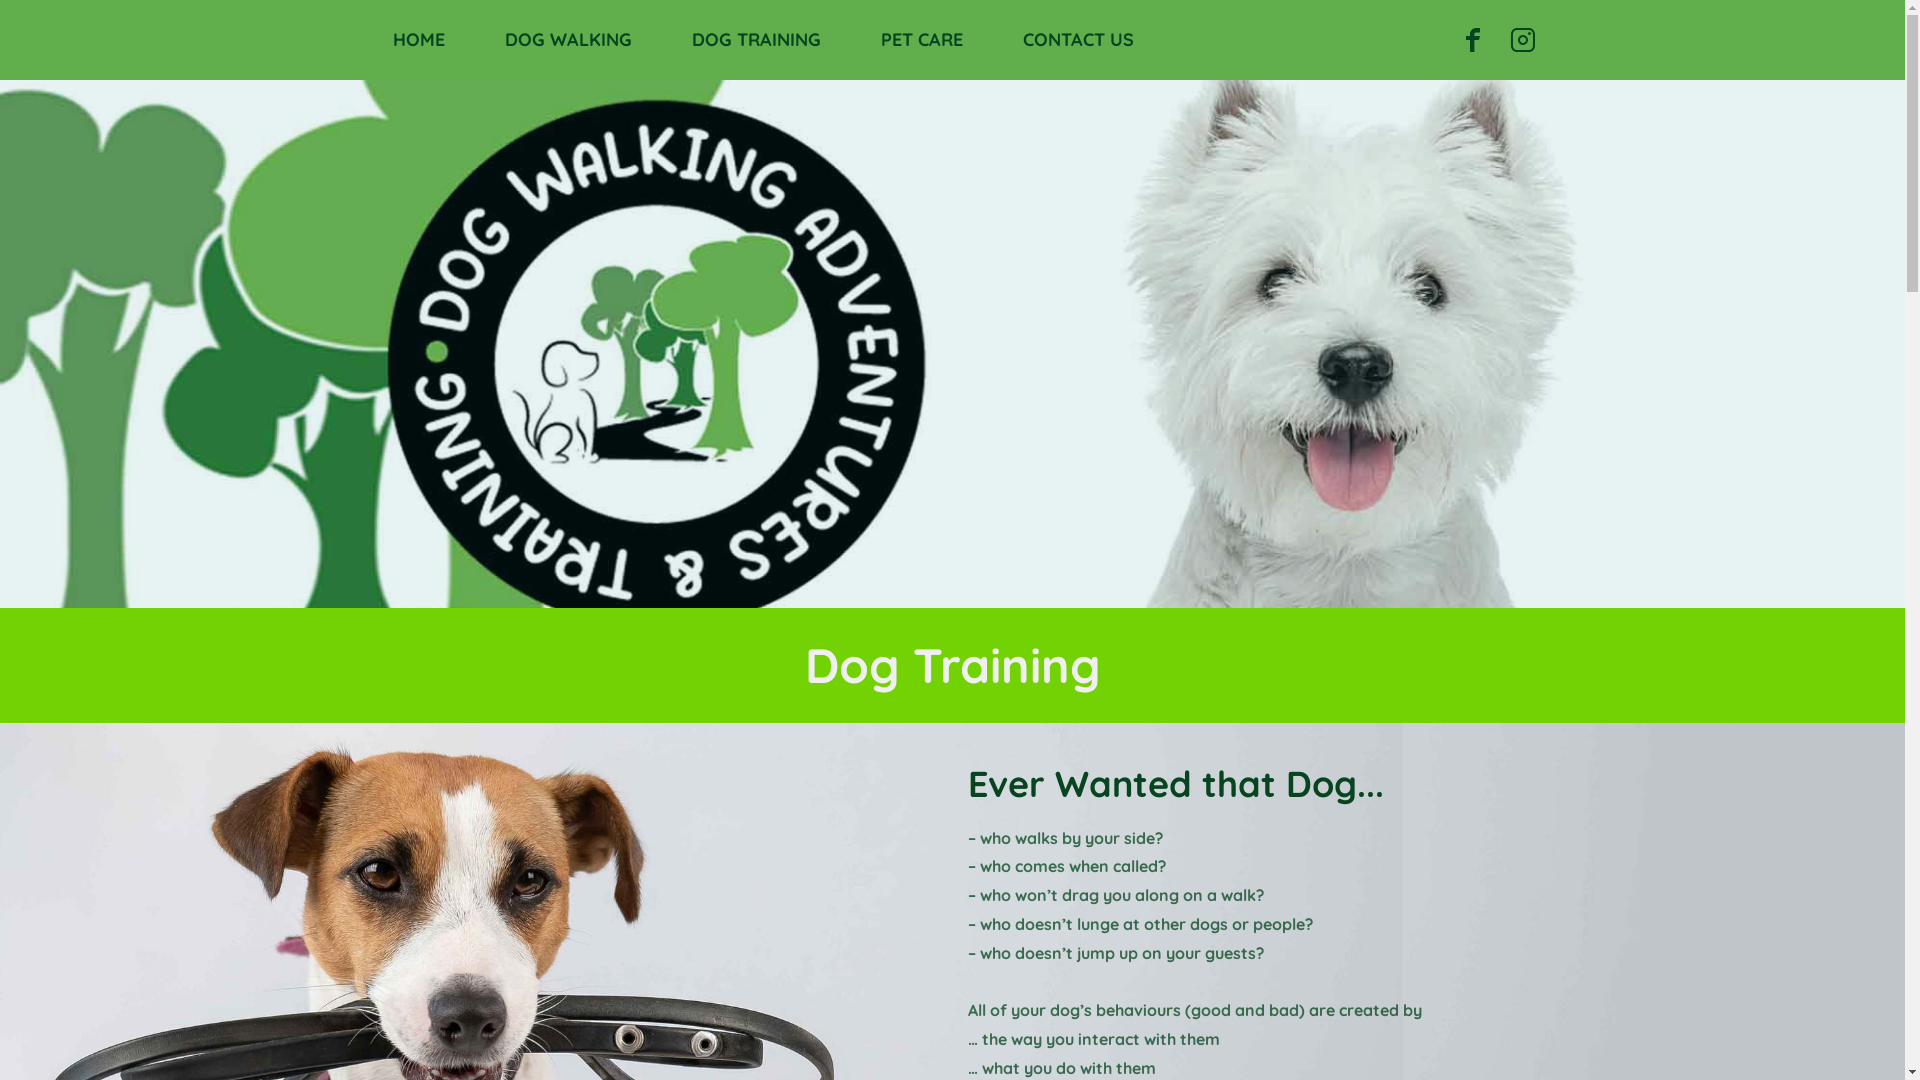 This screenshot has height=1080, width=1920. Describe the element at coordinates (368, 39) in the screenshot. I see `'HOME'` at that location.